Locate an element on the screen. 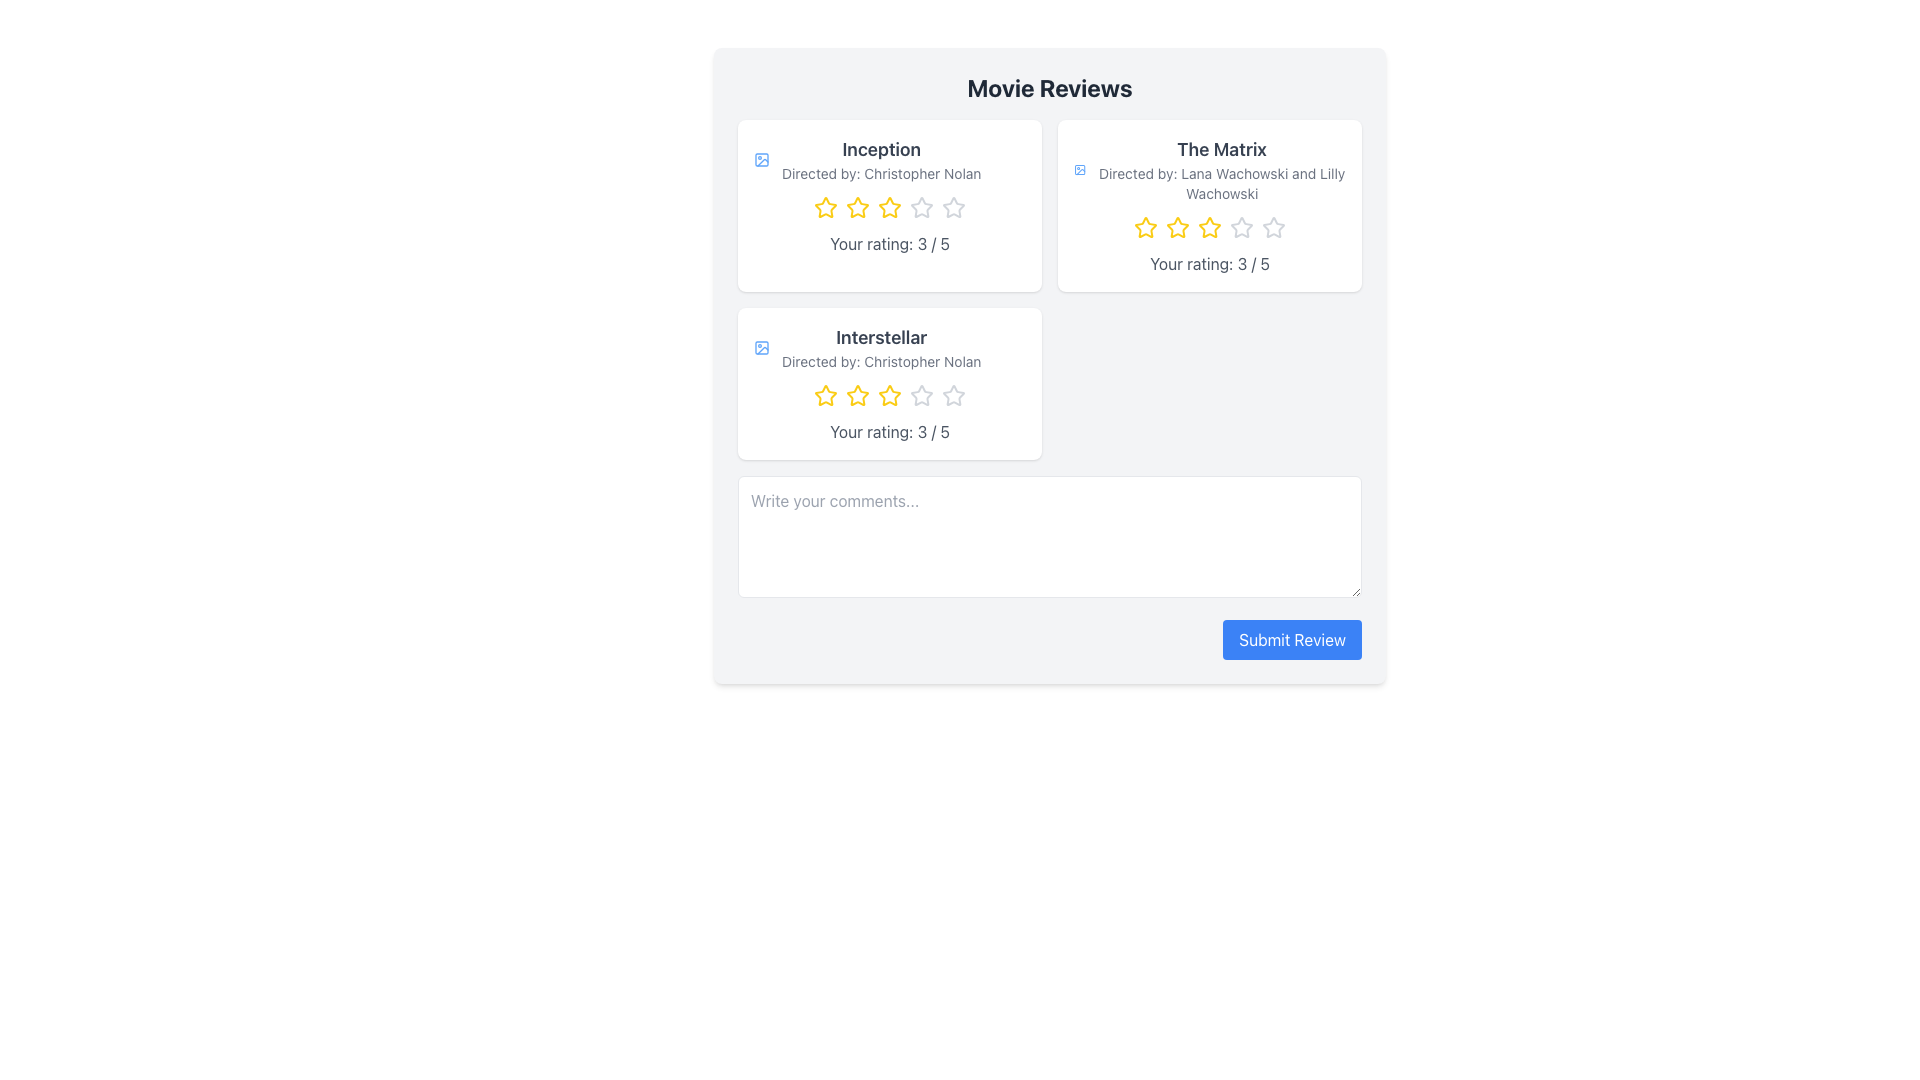 This screenshot has height=1080, width=1920. the submit button located at the bottom-right corner of the review form is located at coordinates (1292, 640).